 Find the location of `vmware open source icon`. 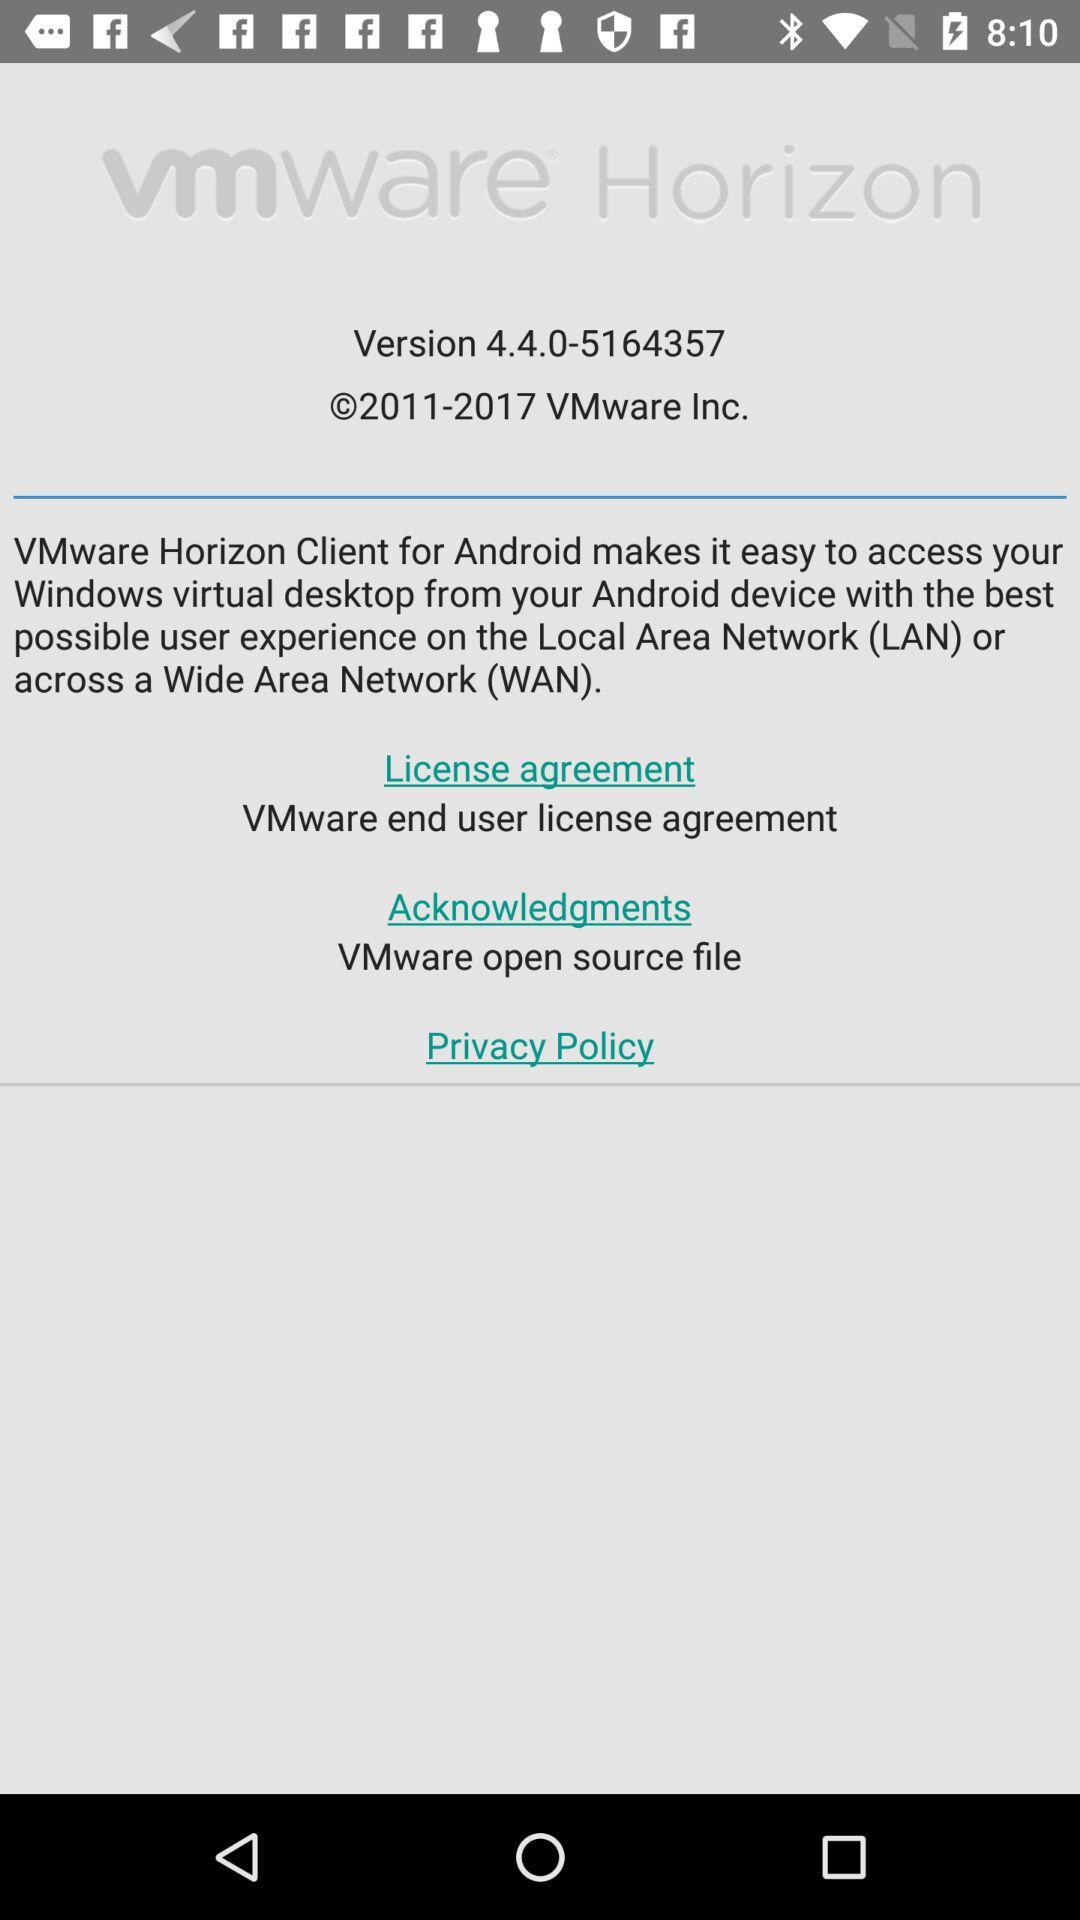

vmware open source icon is located at coordinates (538, 954).